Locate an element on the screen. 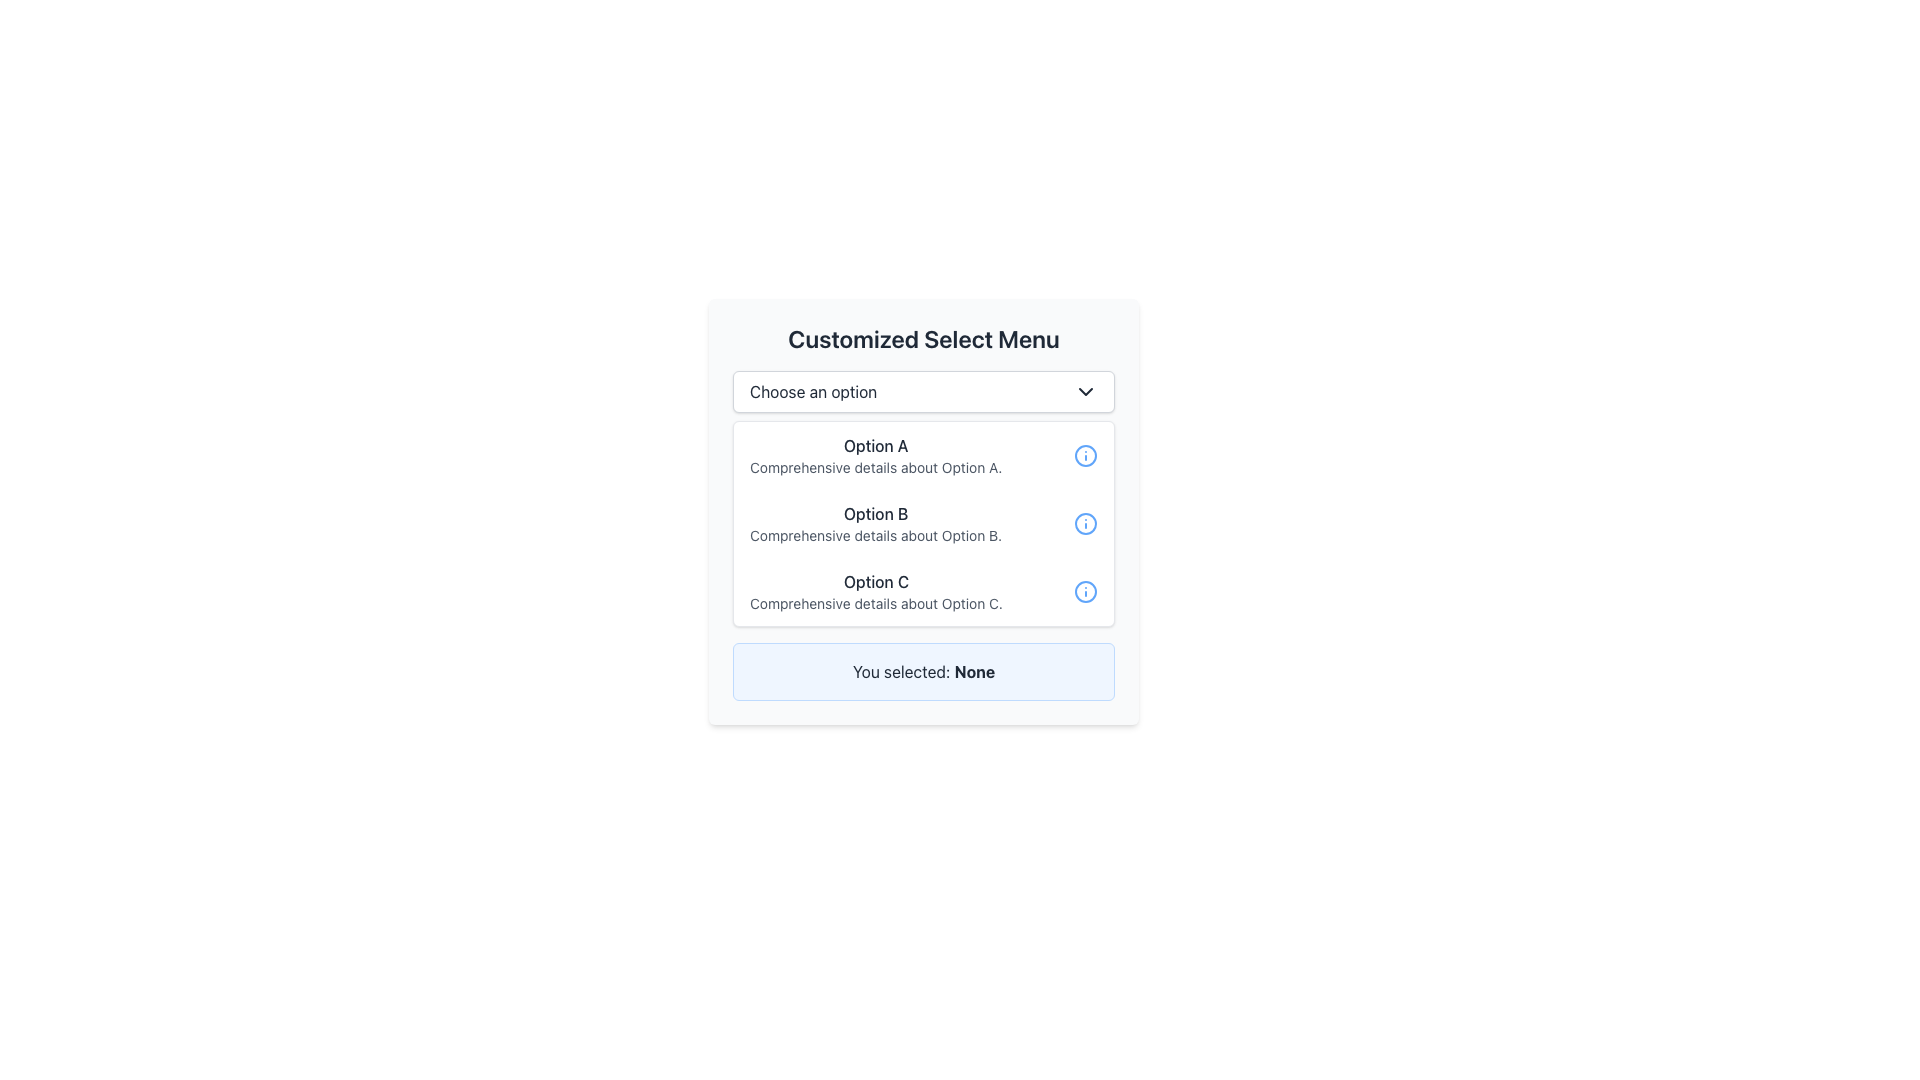 The width and height of the screenshot is (1920, 1080). the information icon located to the right of the 'Option C' menu item in the dropdown menu, which allows users is located at coordinates (1084, 590).